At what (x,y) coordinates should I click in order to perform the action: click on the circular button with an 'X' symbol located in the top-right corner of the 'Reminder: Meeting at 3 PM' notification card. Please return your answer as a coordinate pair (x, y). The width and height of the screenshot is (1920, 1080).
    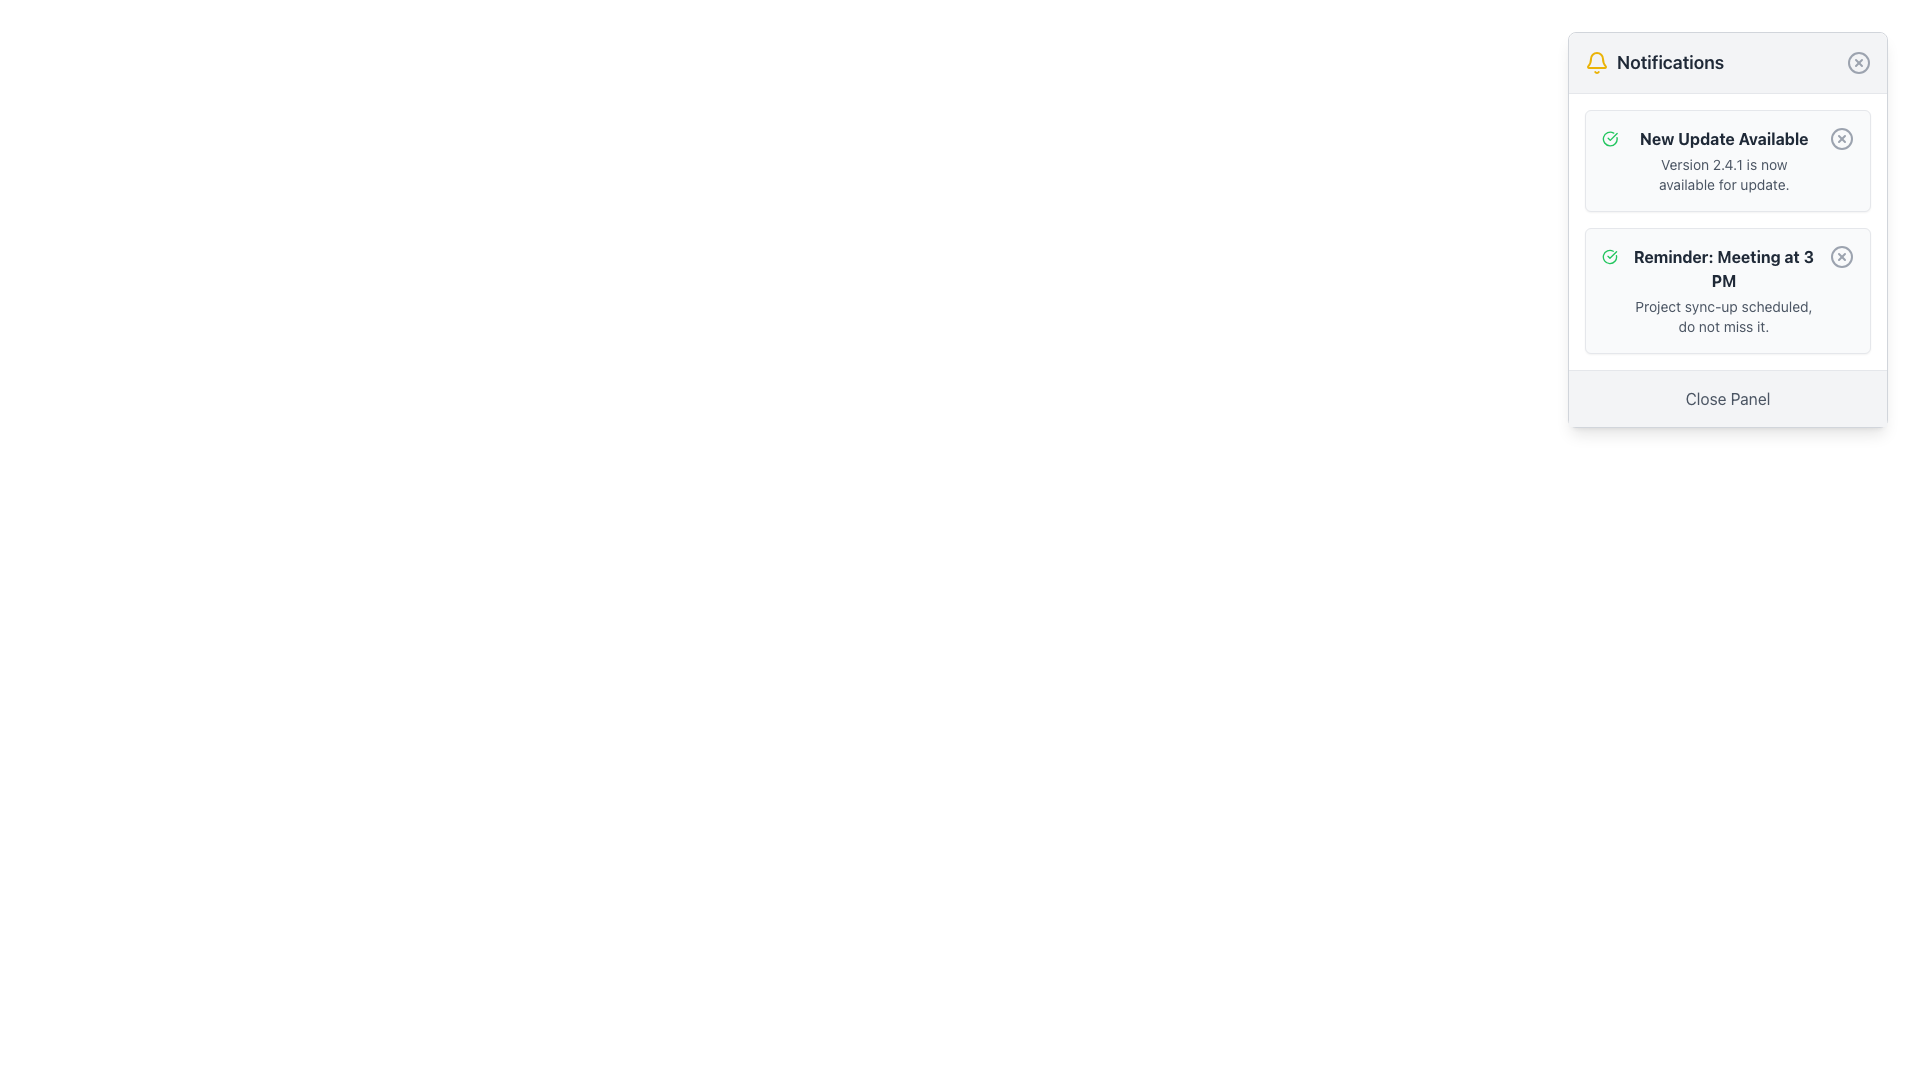
    Looking at the image, I should click on (1841, 256).